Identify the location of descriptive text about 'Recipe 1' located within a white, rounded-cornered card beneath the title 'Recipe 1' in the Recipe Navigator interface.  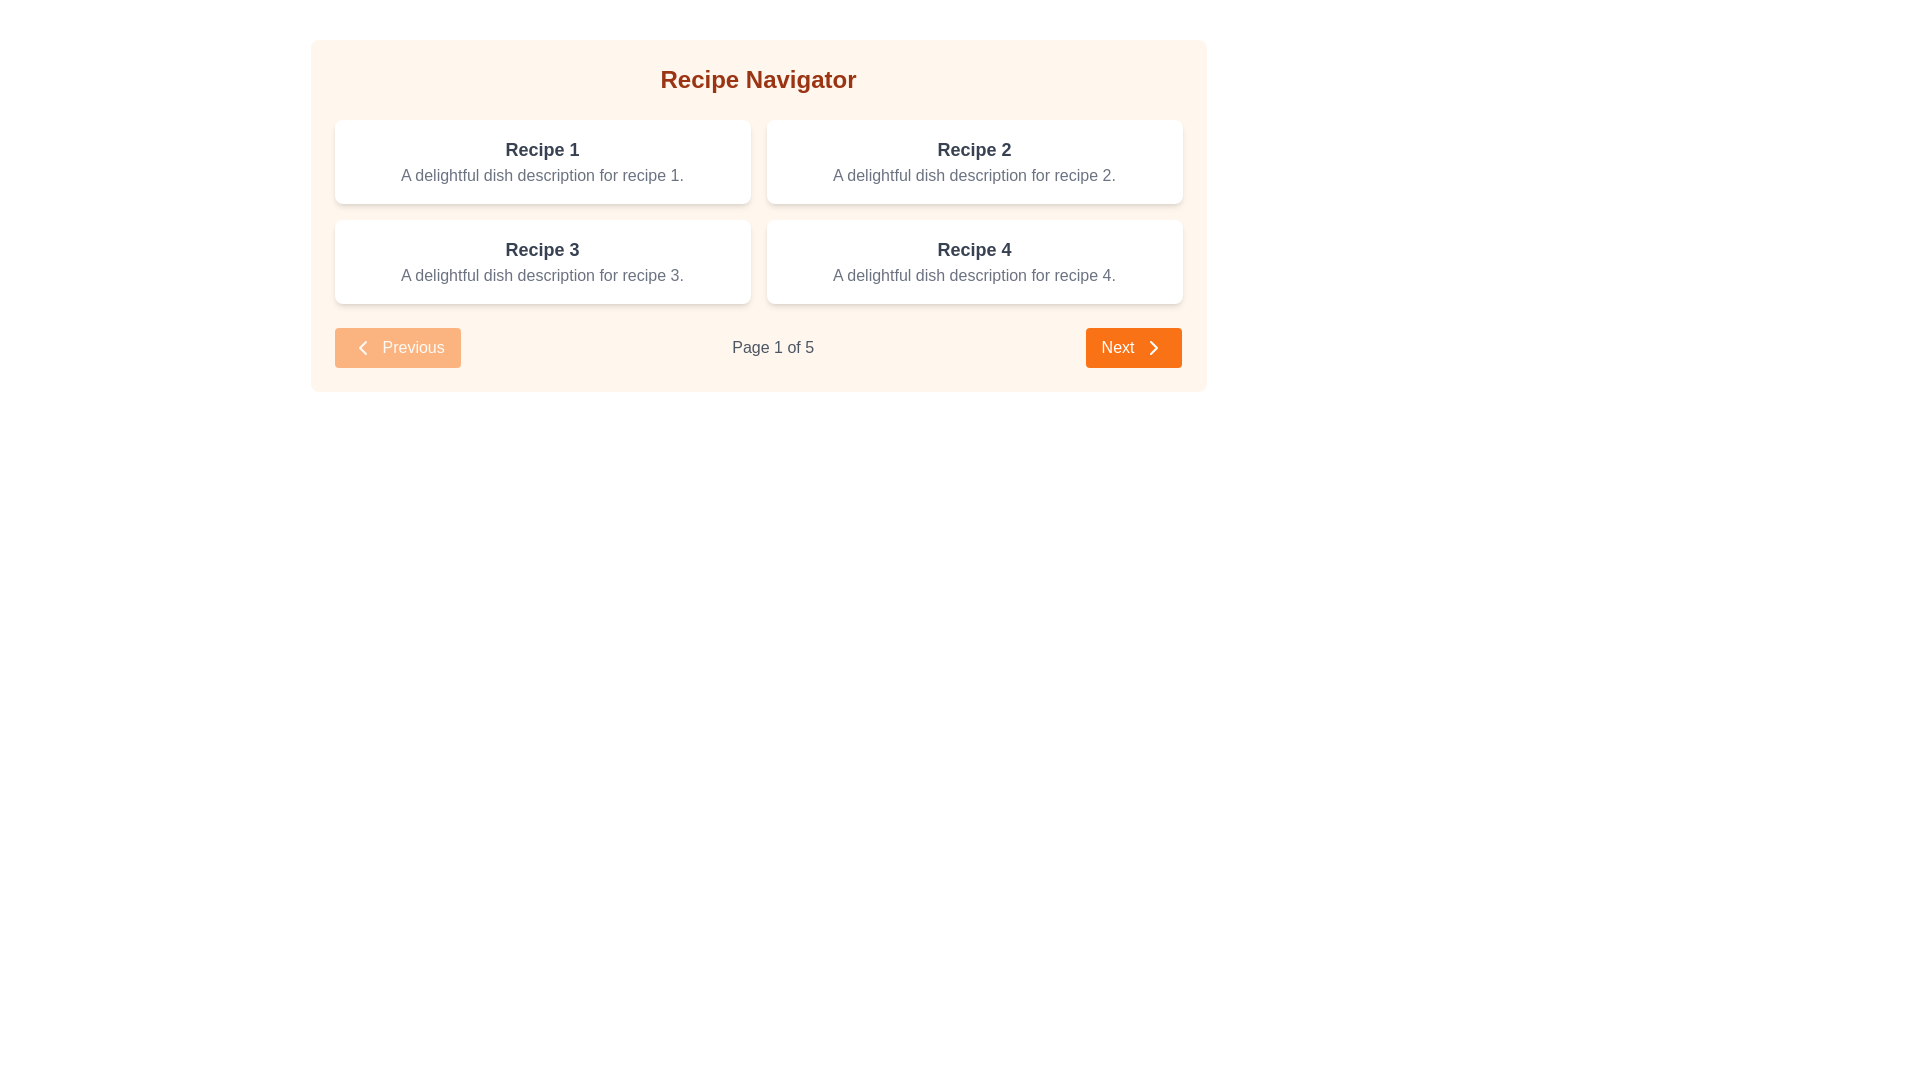
(542, 175).